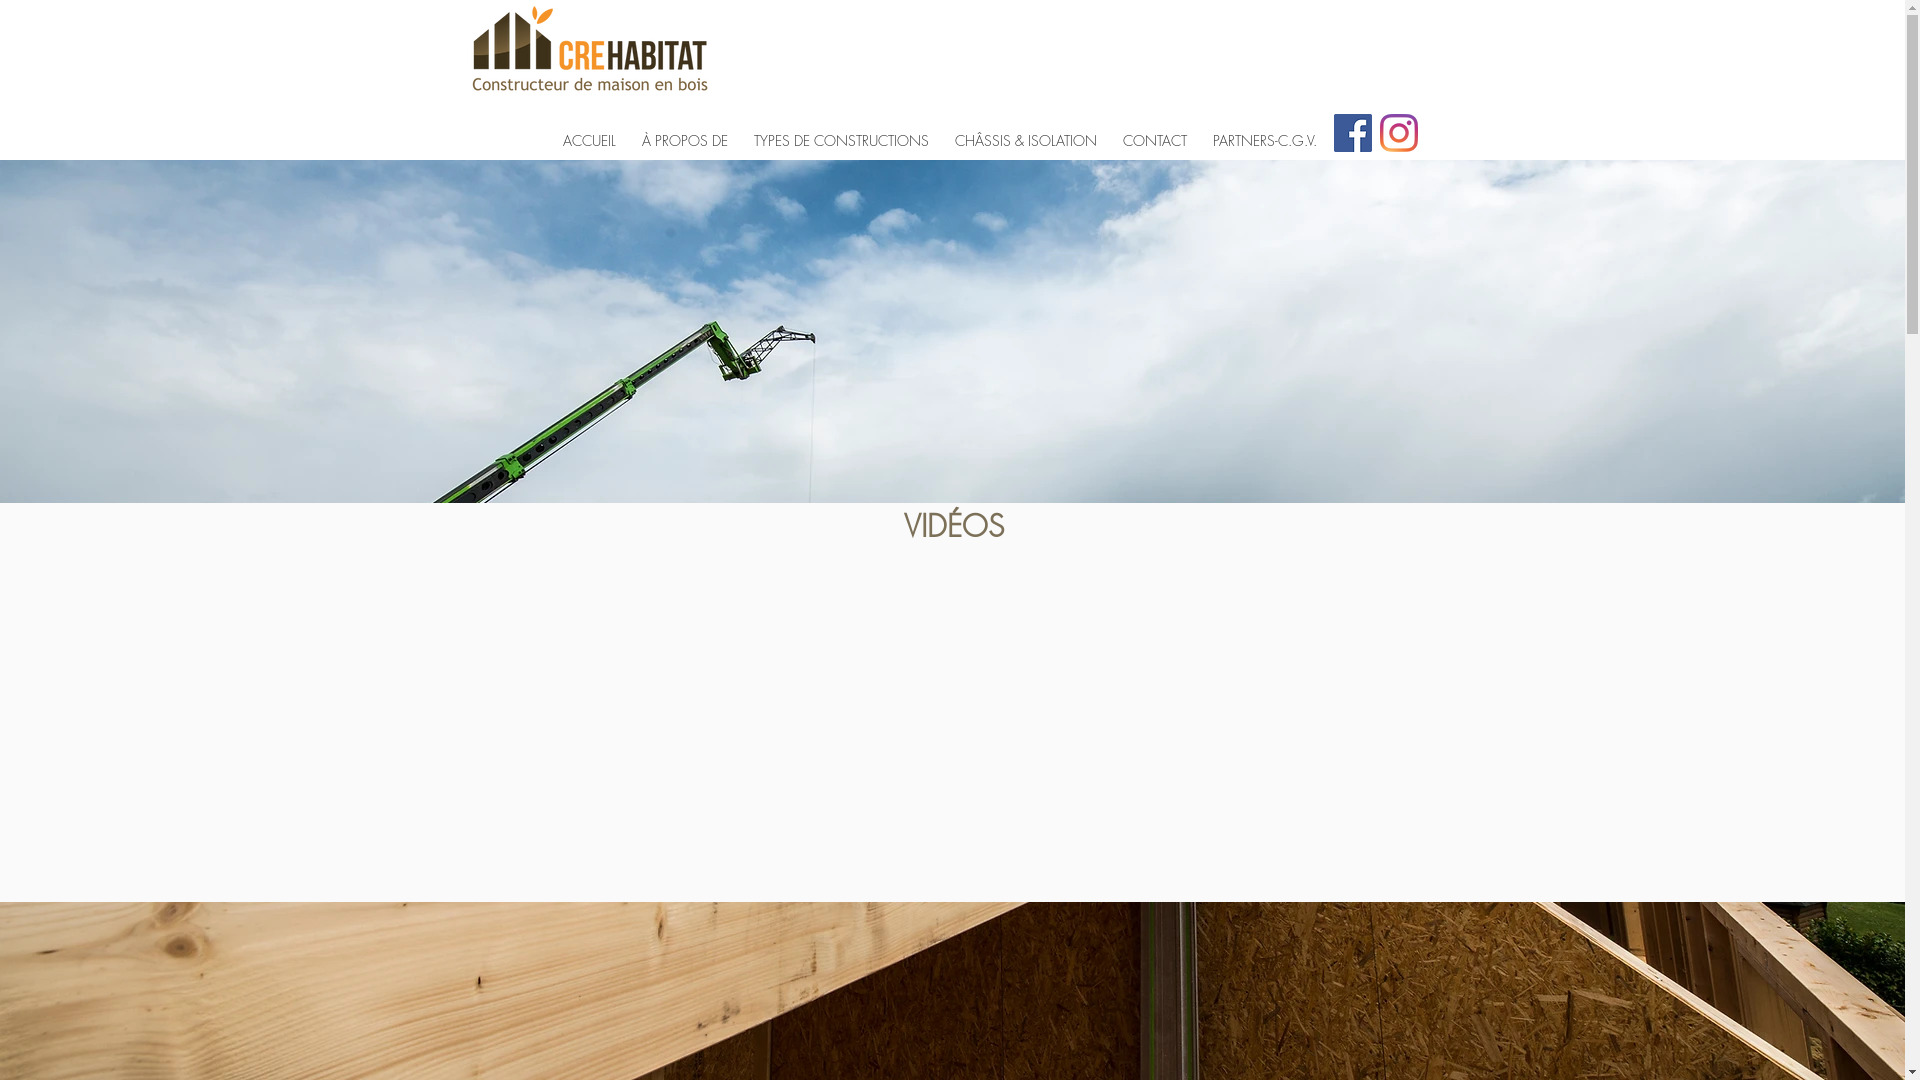  Describe the element at coordinates (1108, 131) in the screenshot. I see `'CONTACT'` at that location.